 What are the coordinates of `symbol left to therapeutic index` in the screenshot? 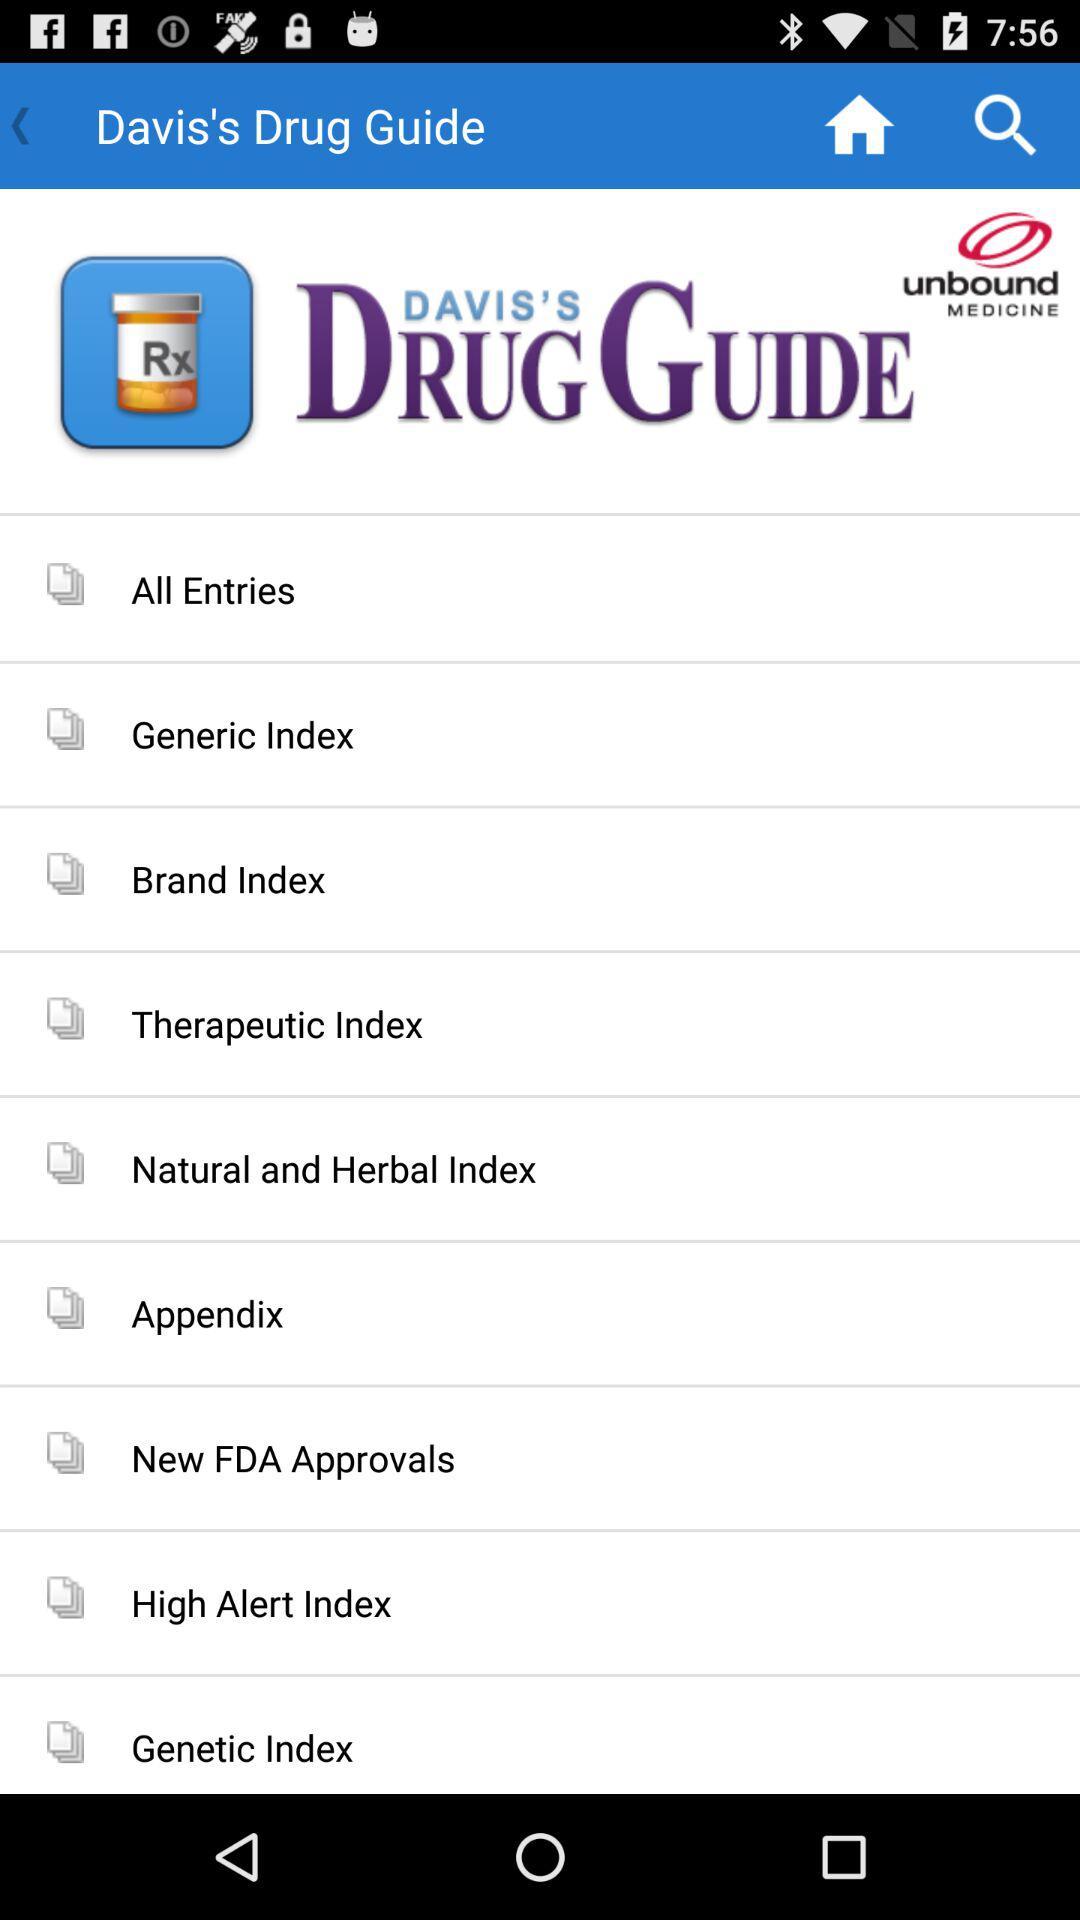 It's located at (64, 1018).